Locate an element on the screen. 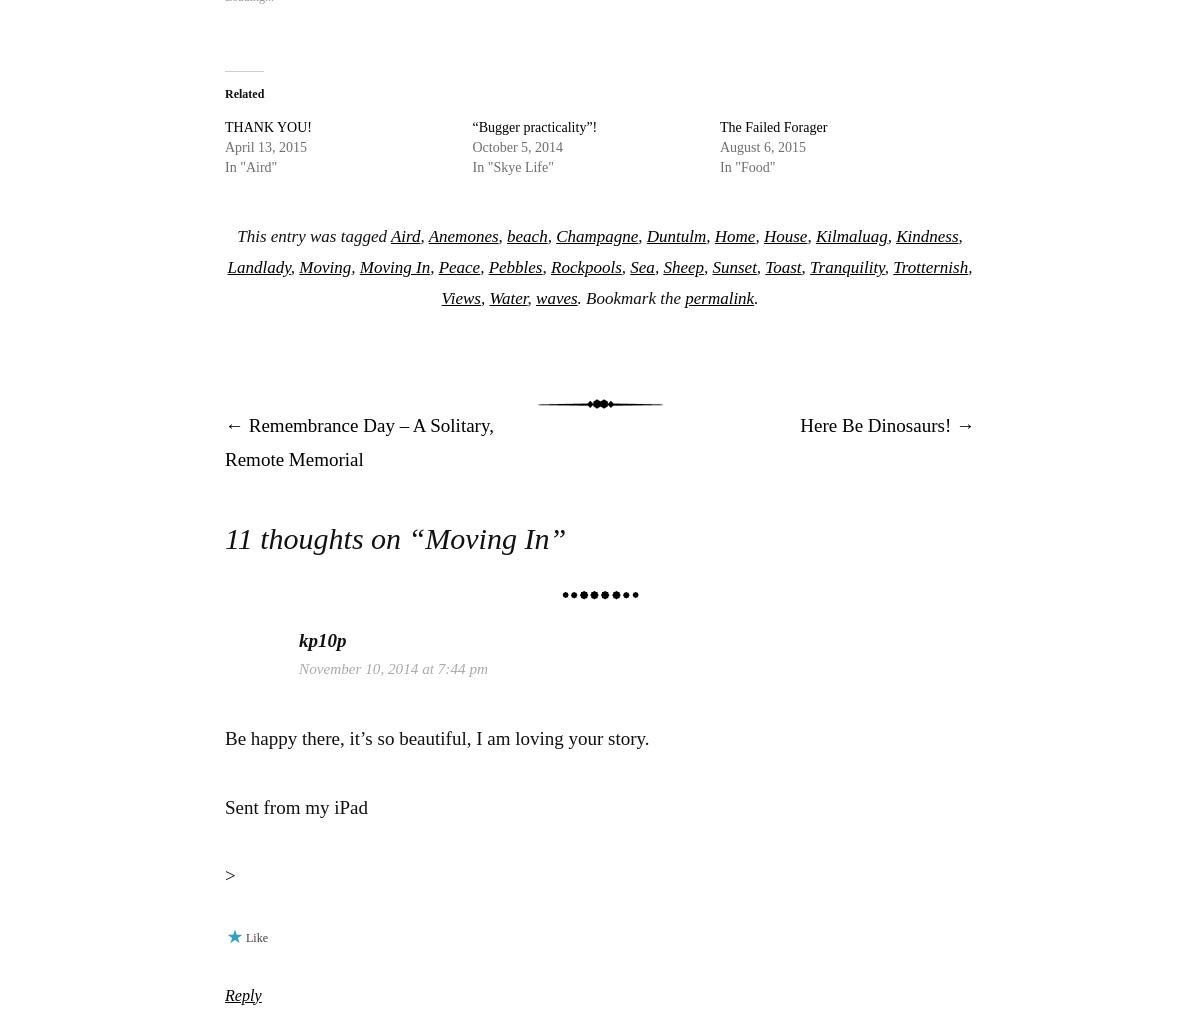 Image resolution: width=1200 pixels, height=1022 pixels. 'Home' is located at coordinates (734, 235).